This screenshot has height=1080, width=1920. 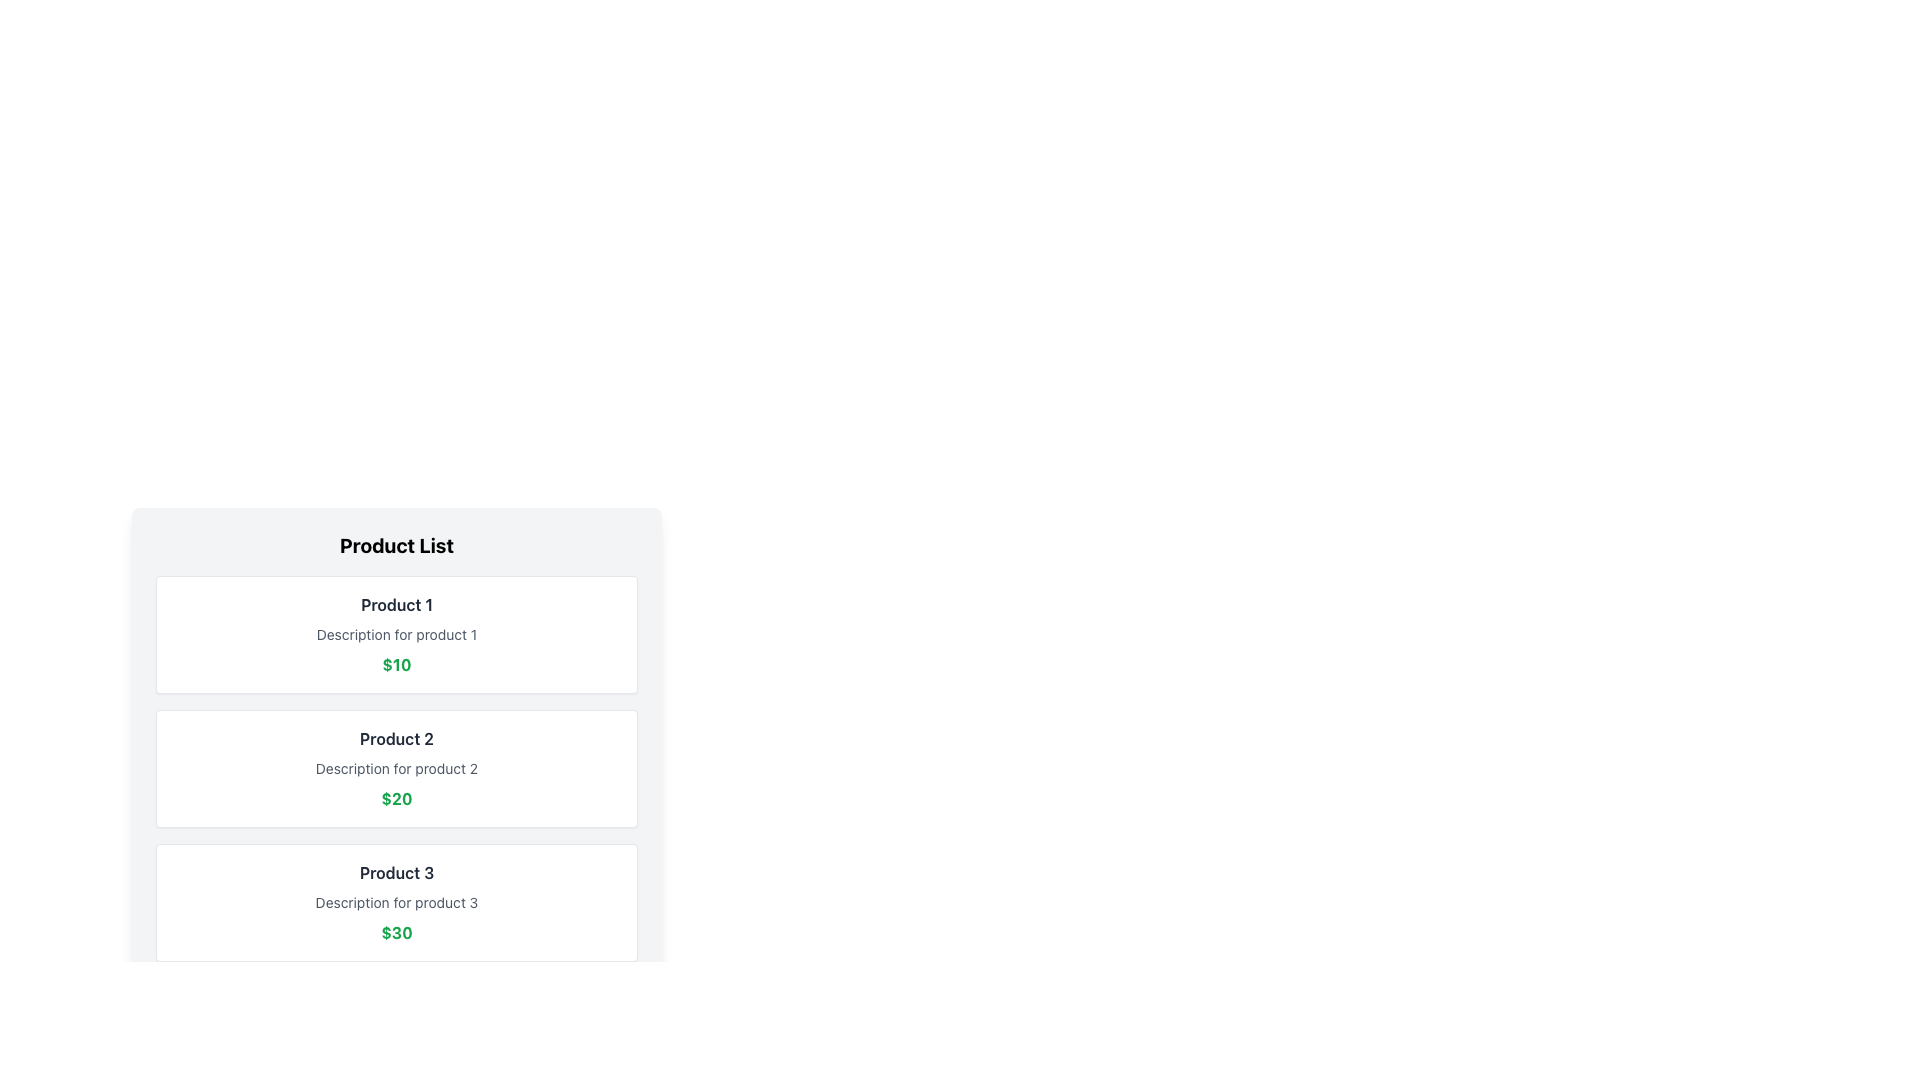 What do you see at coordinates (397, 902) in the screenshot?
I see `the descriptive label for 'Product 3', which is located in the third product card, positioned below the title and above the price` at bounding box center [397, 902].